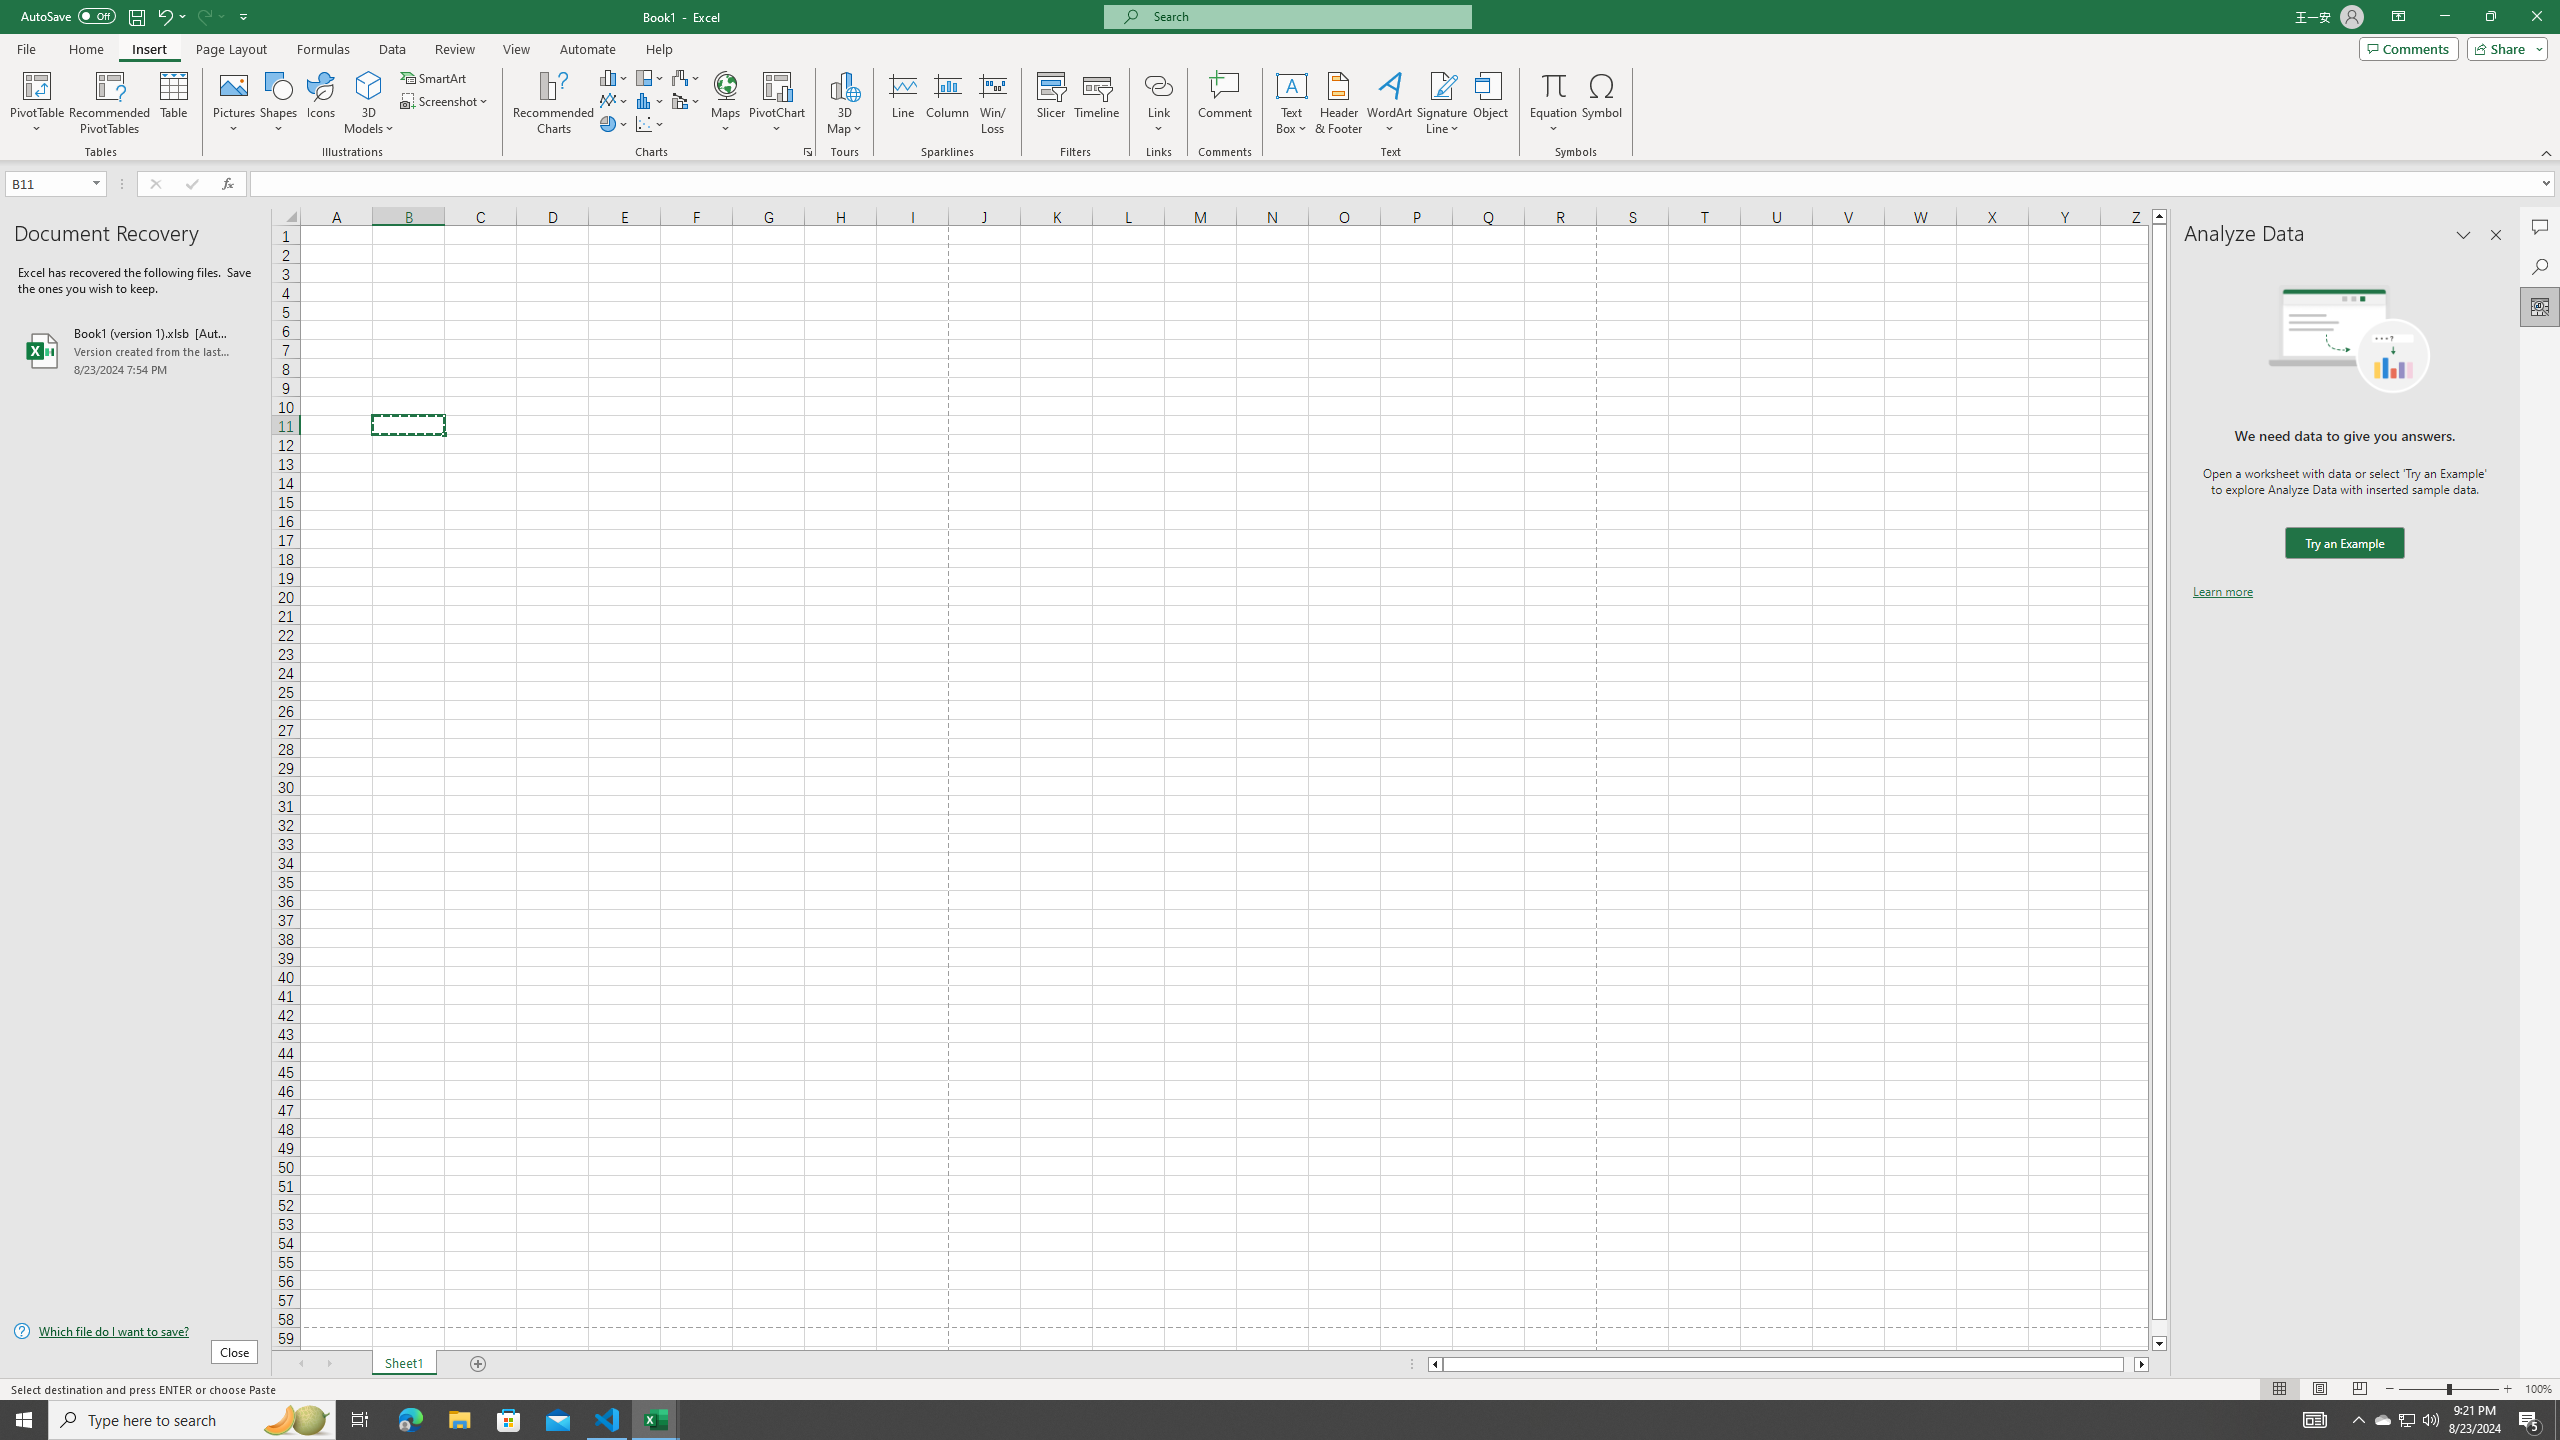 This screenshot has height=1440, width=2560. I want to click on 'Insert Combo Chart', so click(685, 99).